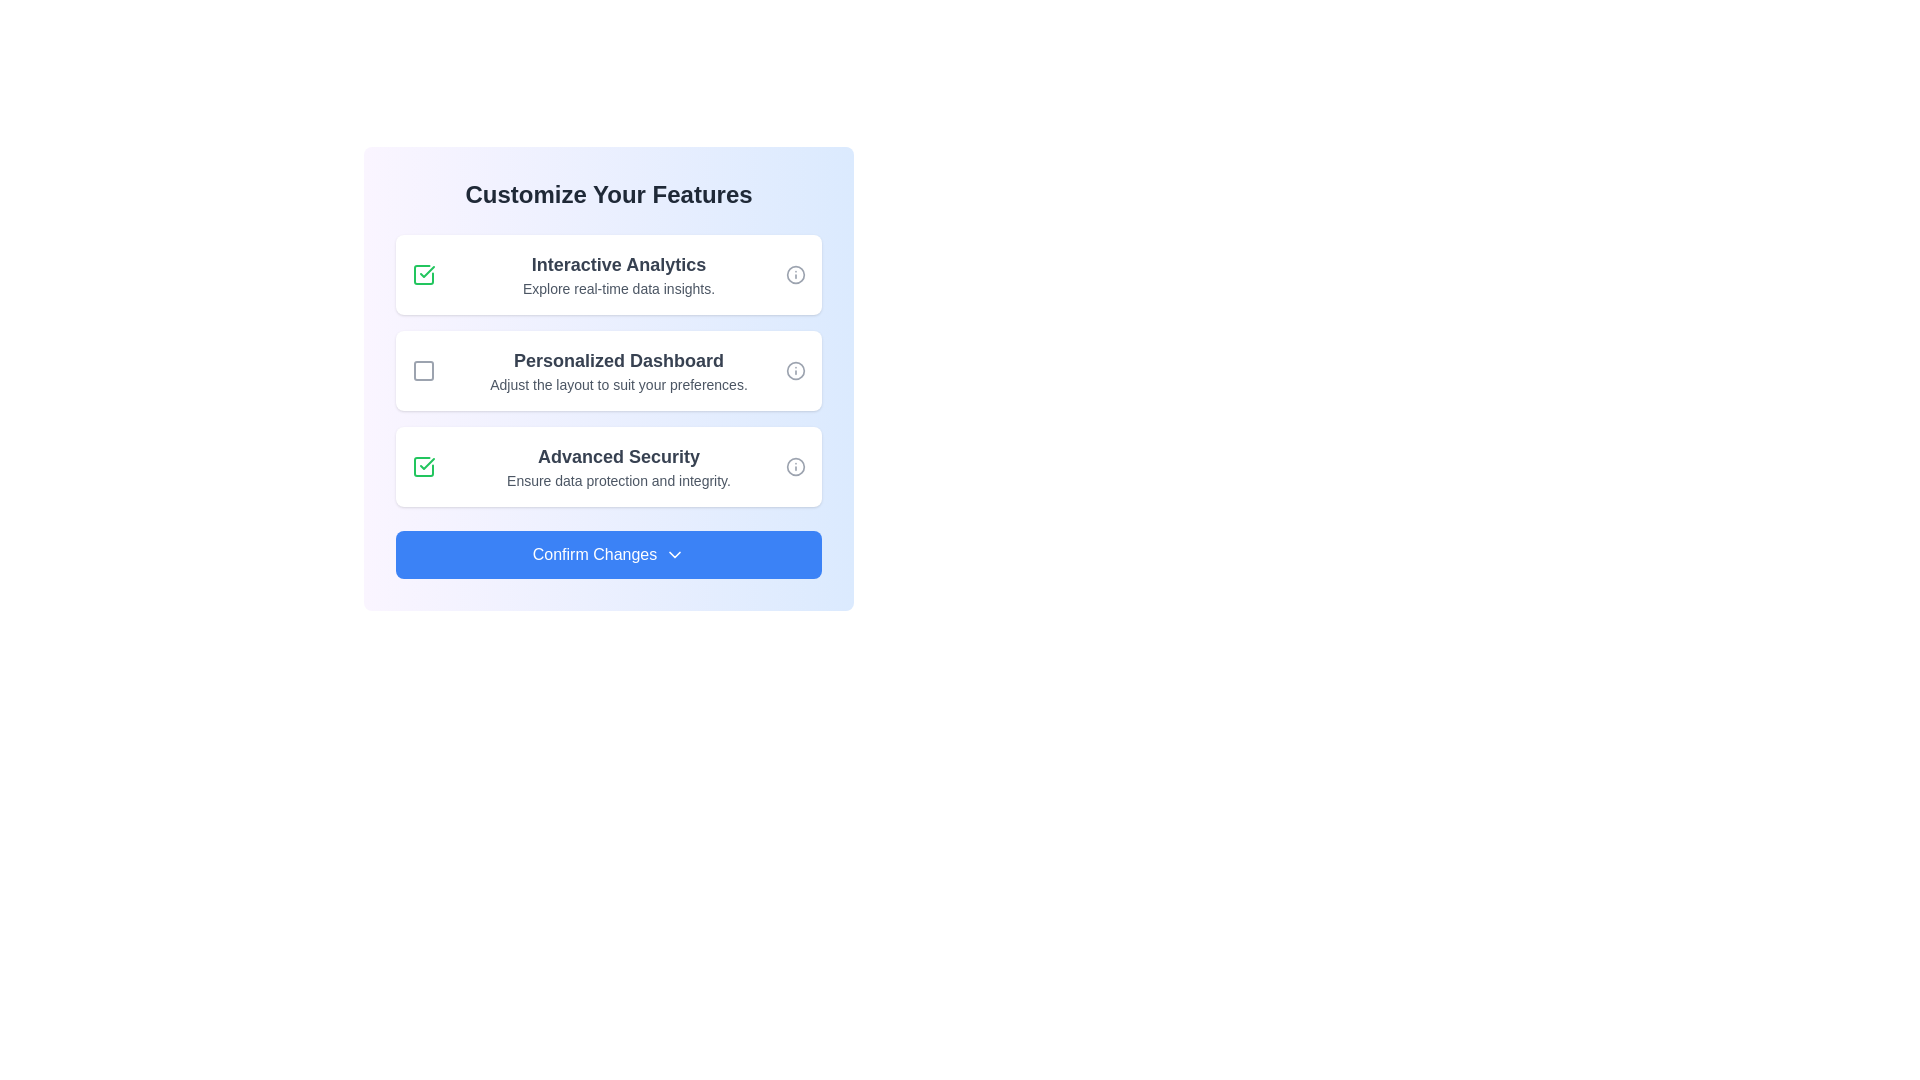 The image size is (1920, 1080). What do you see at coordinates (422, 274) in the screenshot?
I see `the checkbox for the 'Interactive Analytics' feature` at bounding box center [422, 274].